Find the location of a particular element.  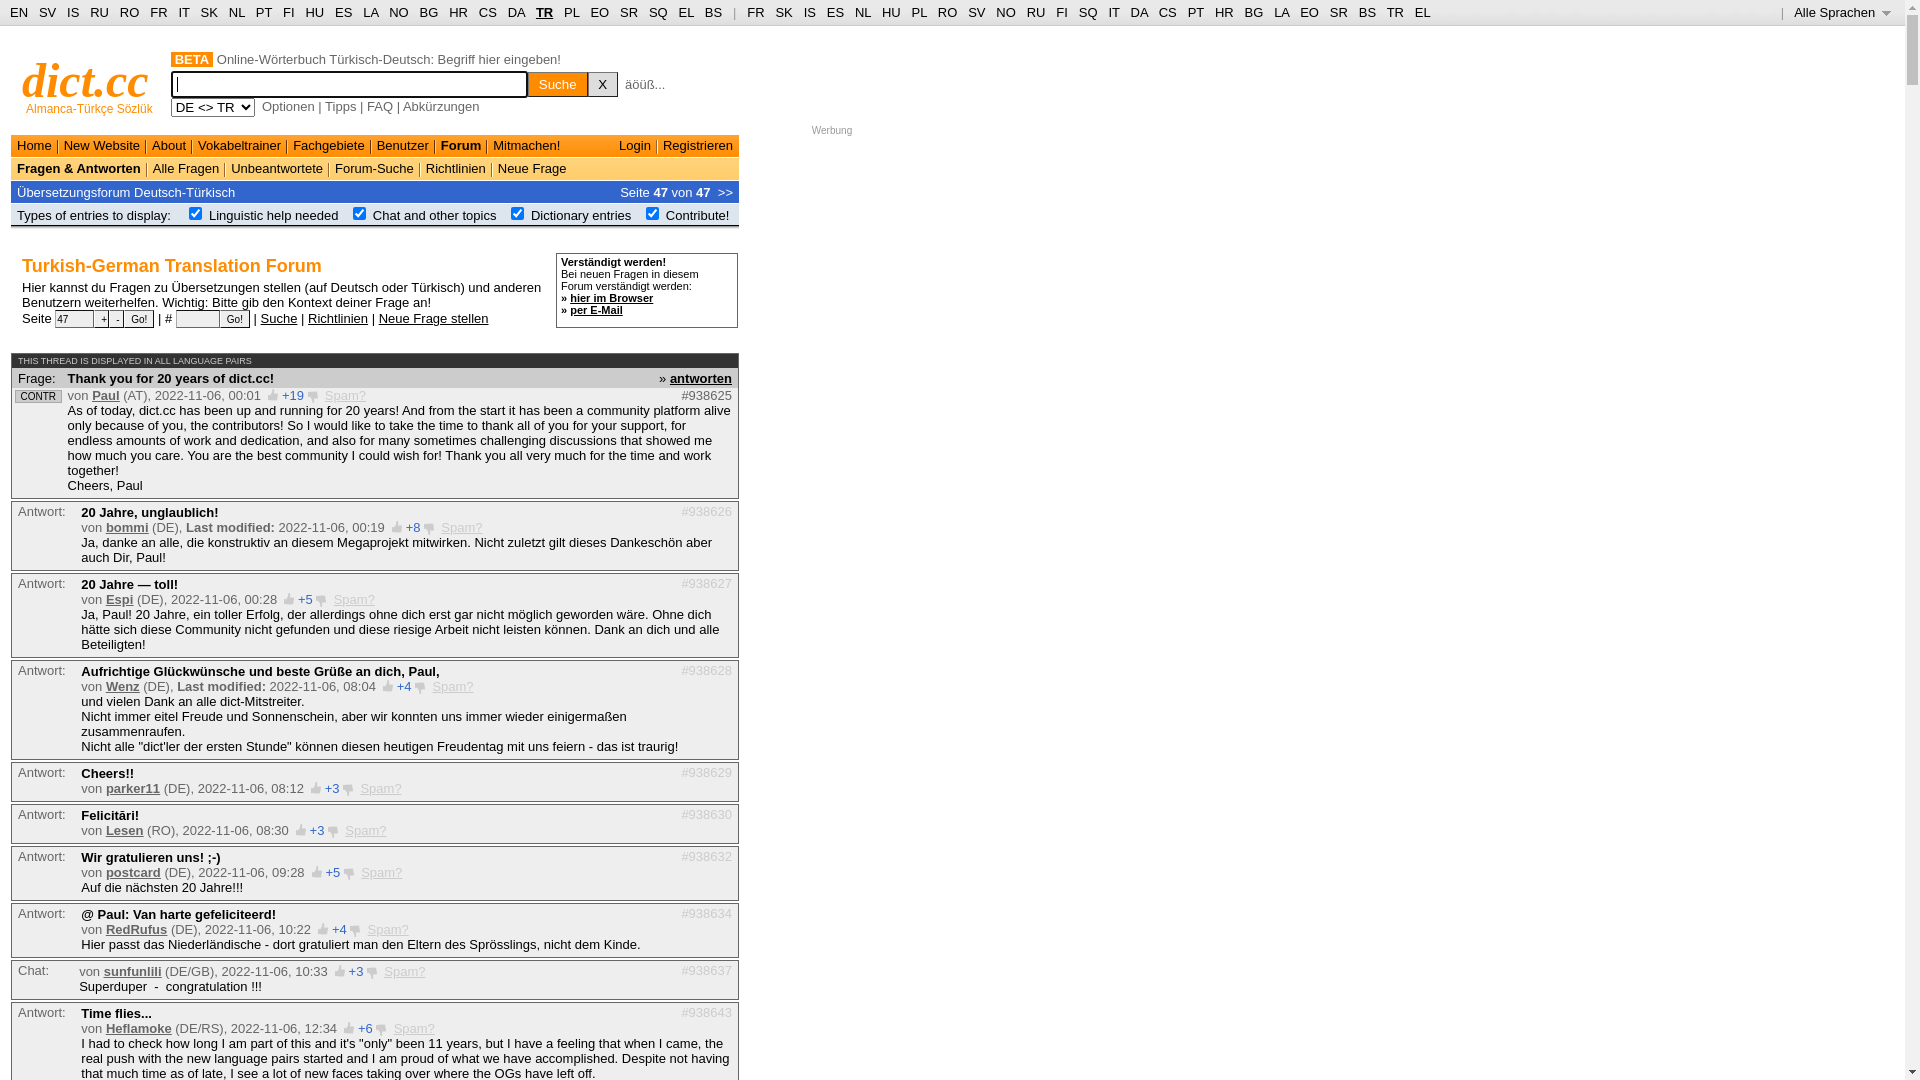

'on' is located at coordinates (517, 213).